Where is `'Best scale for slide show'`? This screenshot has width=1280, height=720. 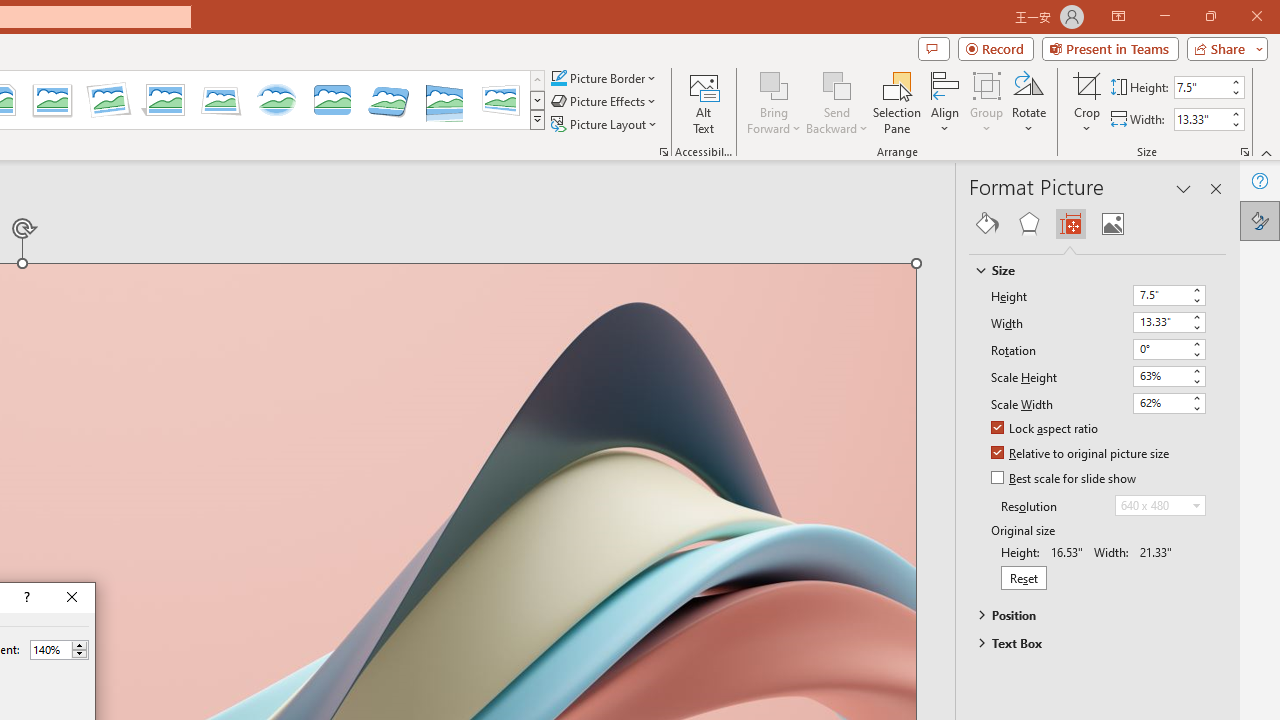
'Best scale for slide show' is located at coordinates (1064, 479).